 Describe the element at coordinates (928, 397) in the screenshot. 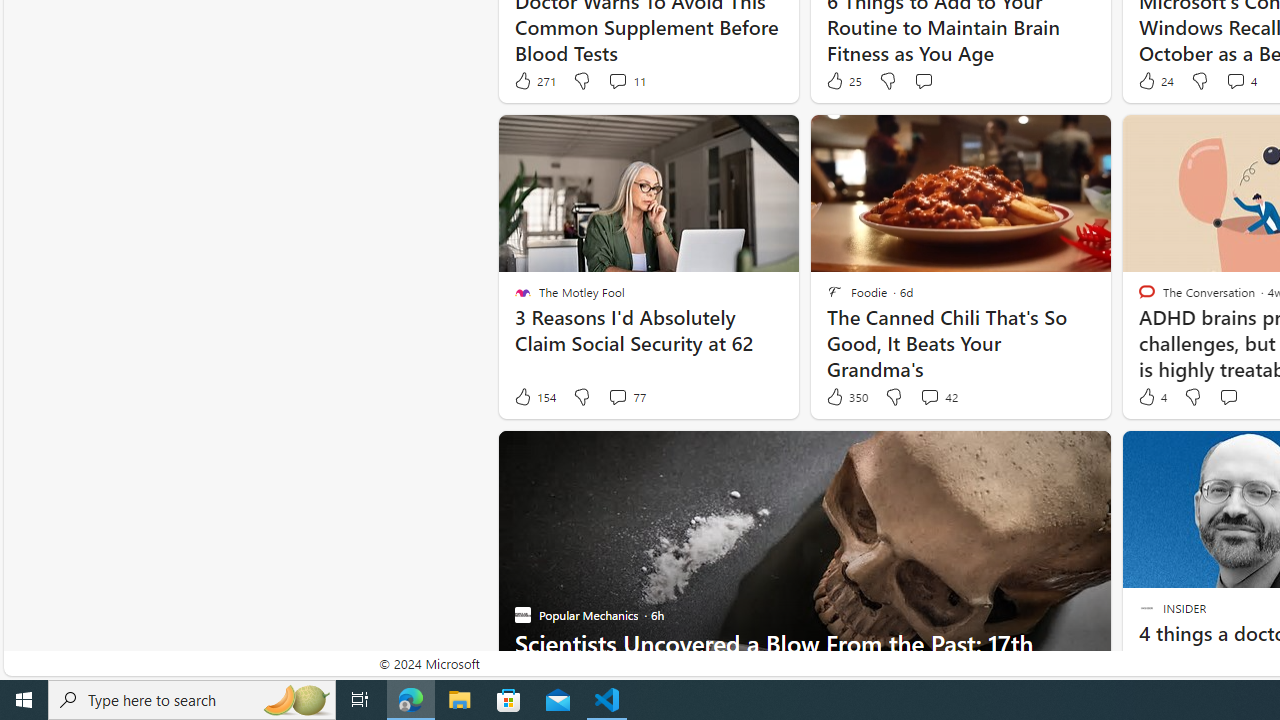

I see `'View comments 42 Comment'` at that location.